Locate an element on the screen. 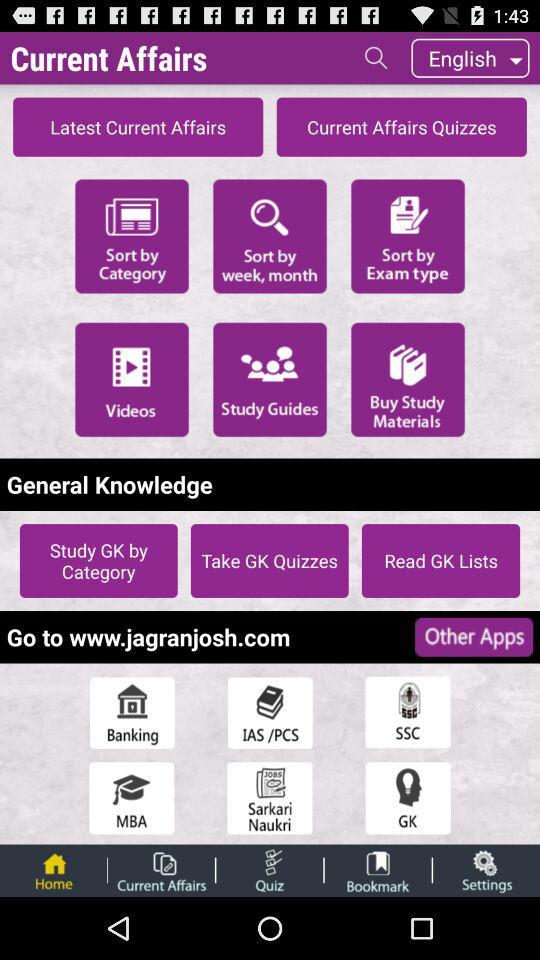 The width and height of the screenshot is (540, 960). the more icon is located at coordinates (269, 931).